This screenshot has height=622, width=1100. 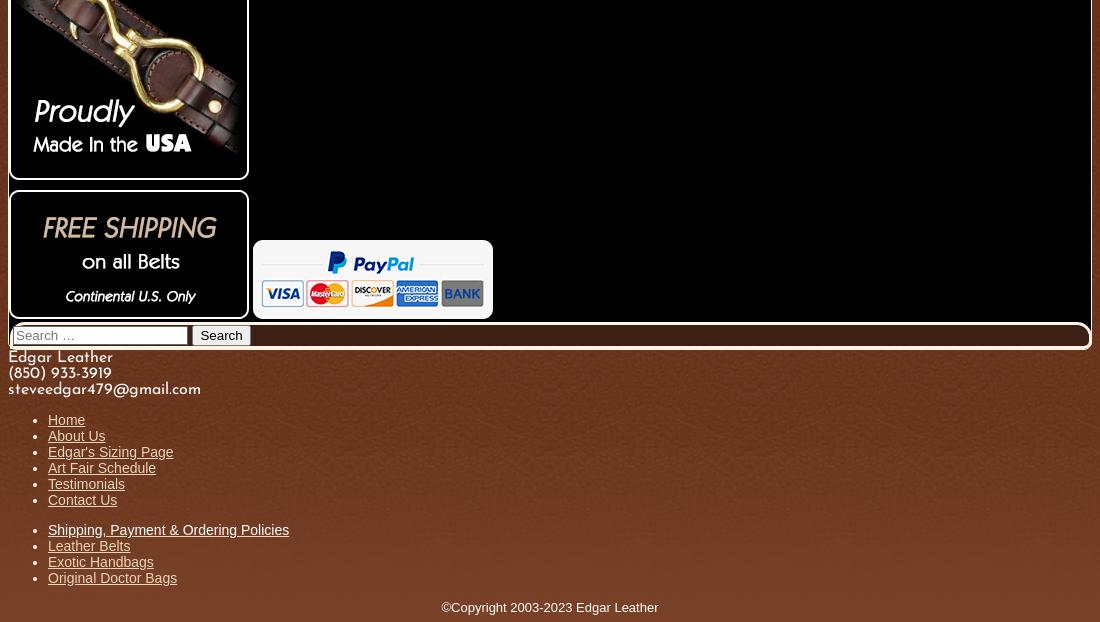 I want to click on 'Shipping, Payment & Ordering Policies', so click(x=46, y=529).